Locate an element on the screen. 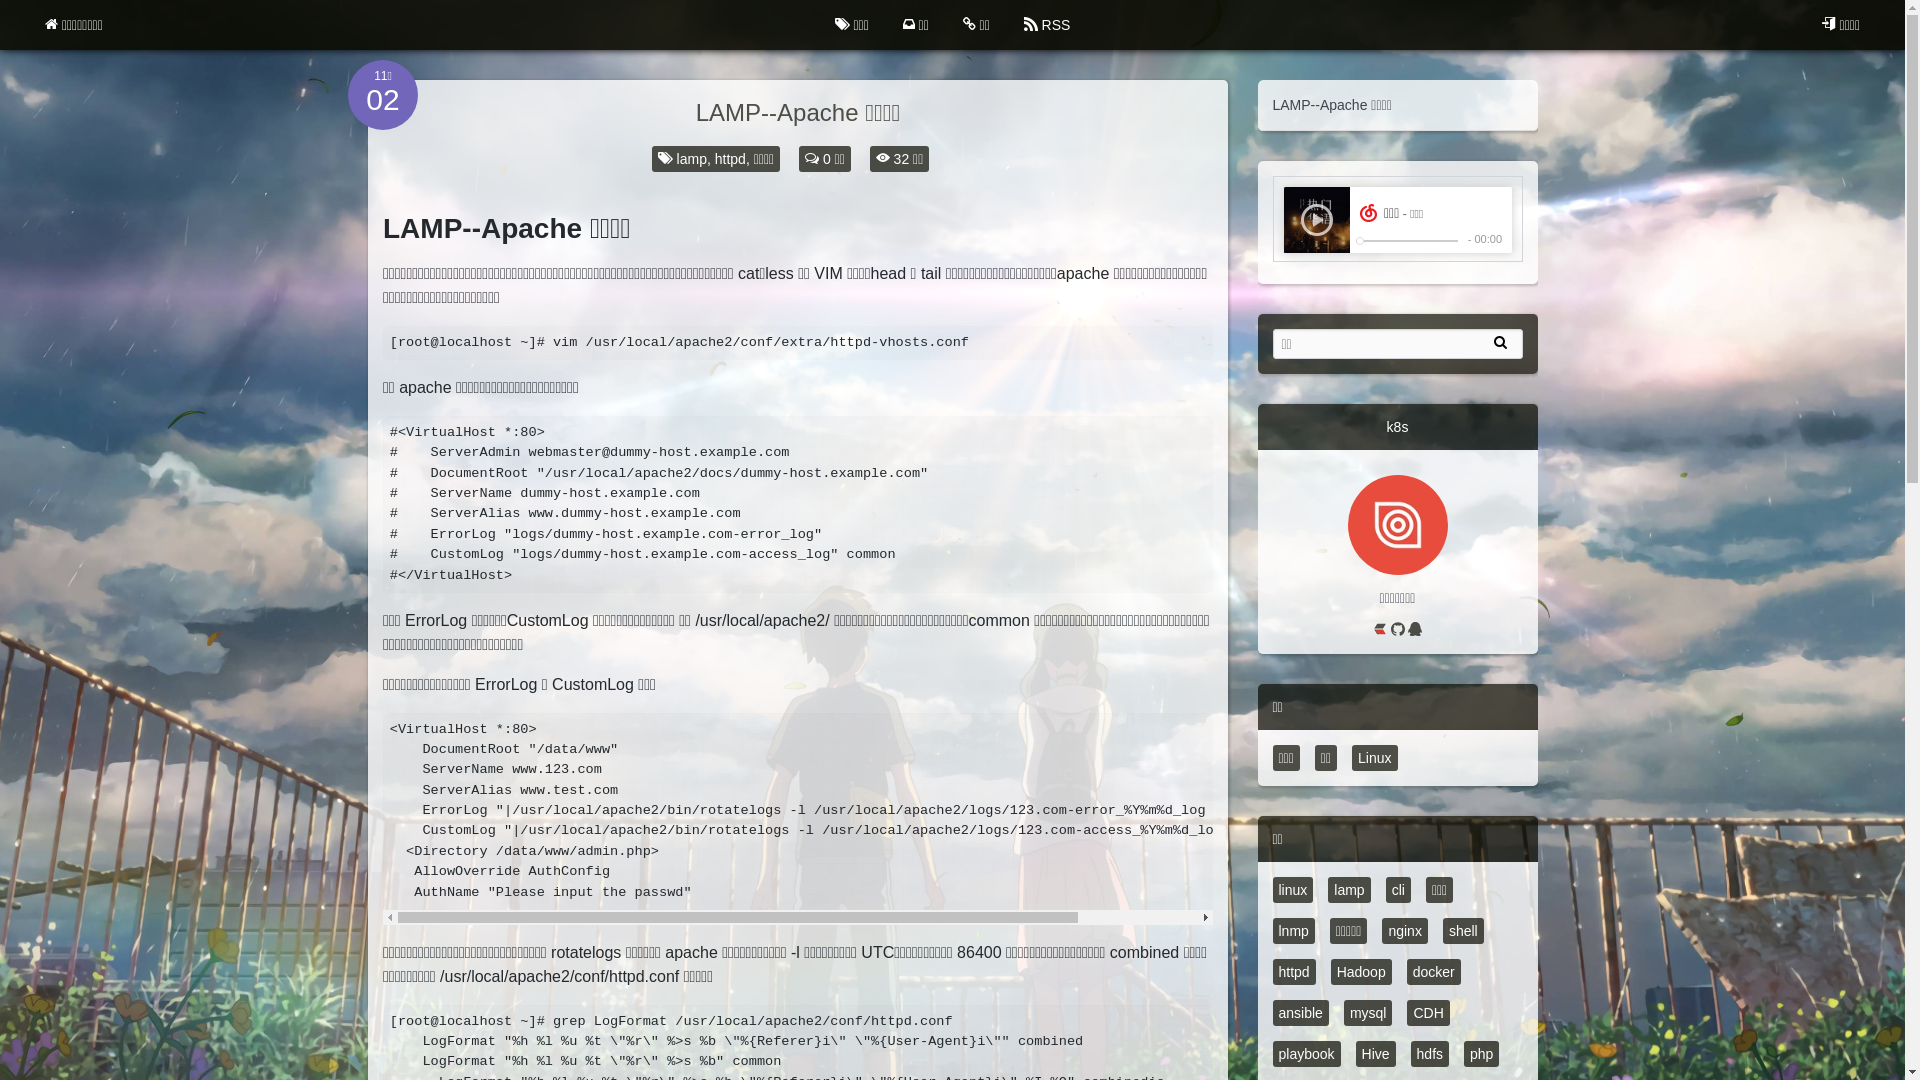  'lnmp' is located at coordinates (1292, 930).